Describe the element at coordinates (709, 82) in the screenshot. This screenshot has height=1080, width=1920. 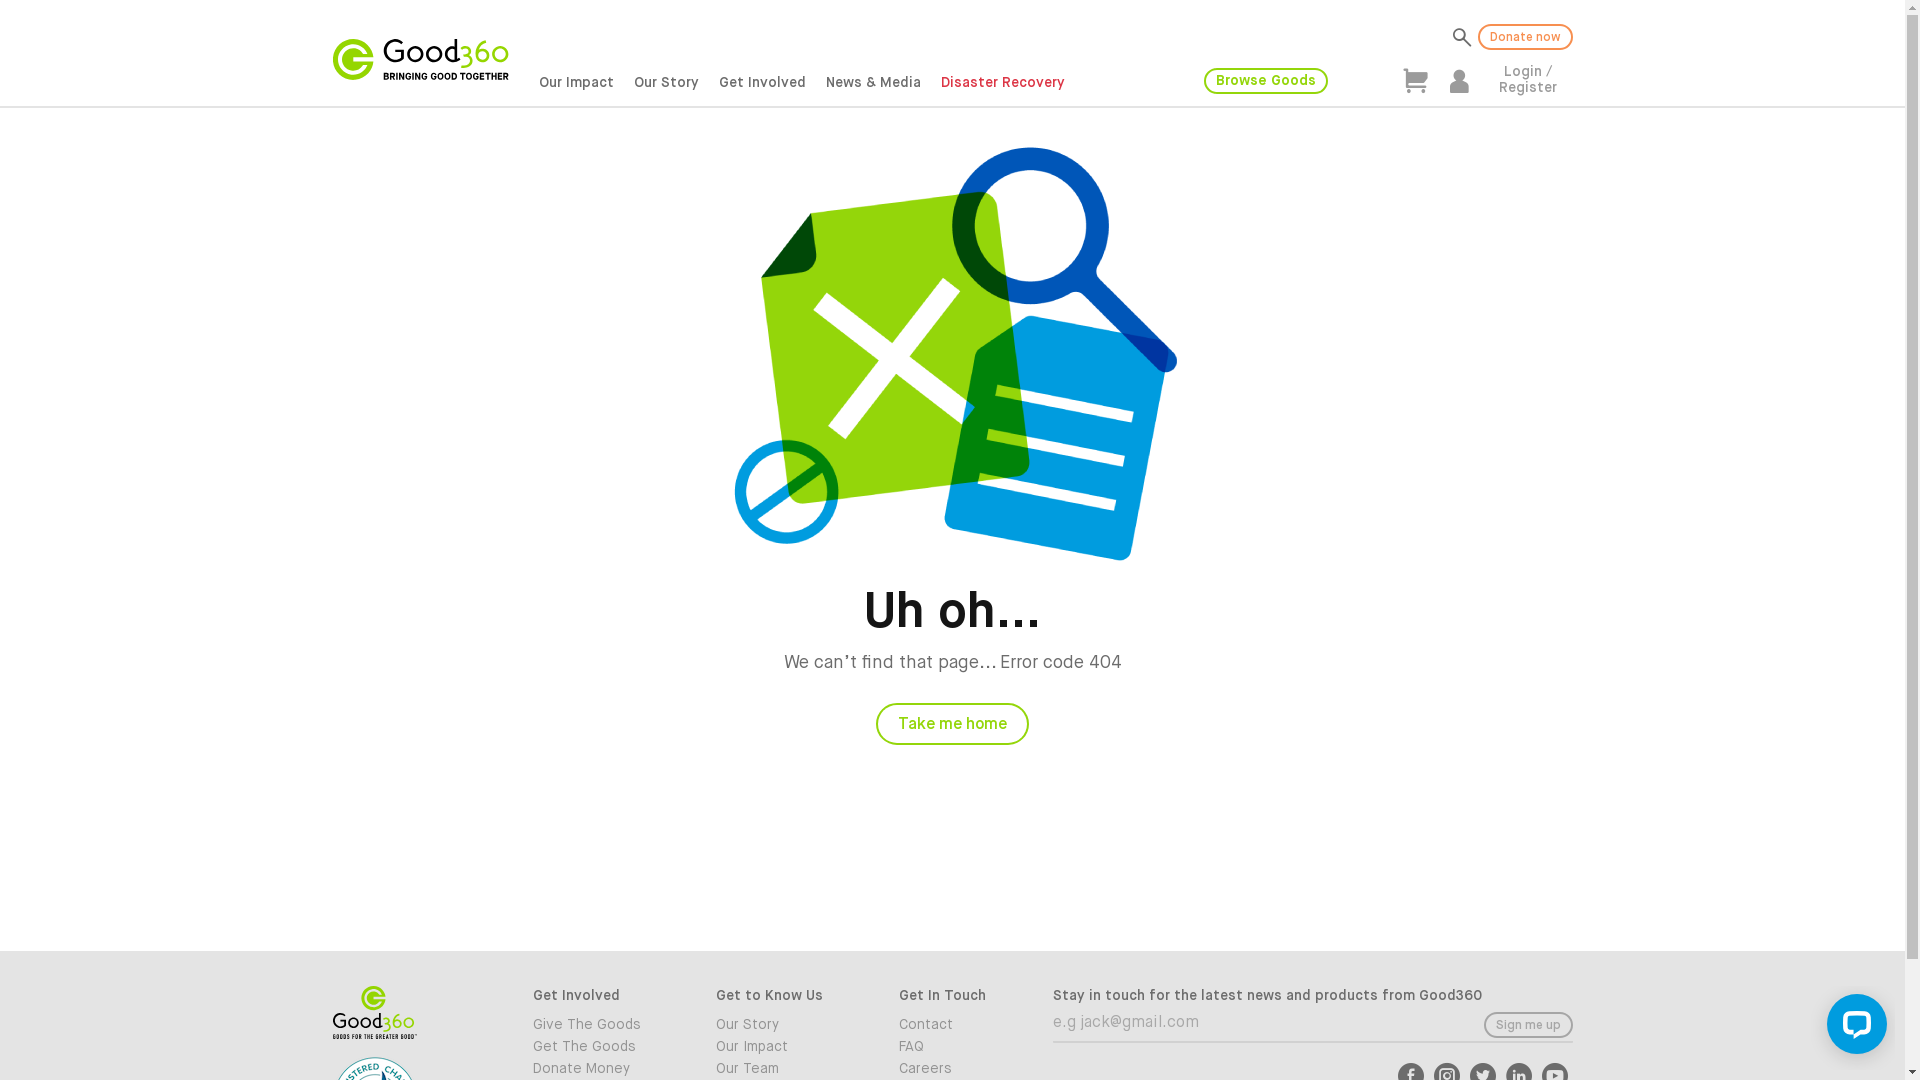
I see `'Get Involved'` at that location.